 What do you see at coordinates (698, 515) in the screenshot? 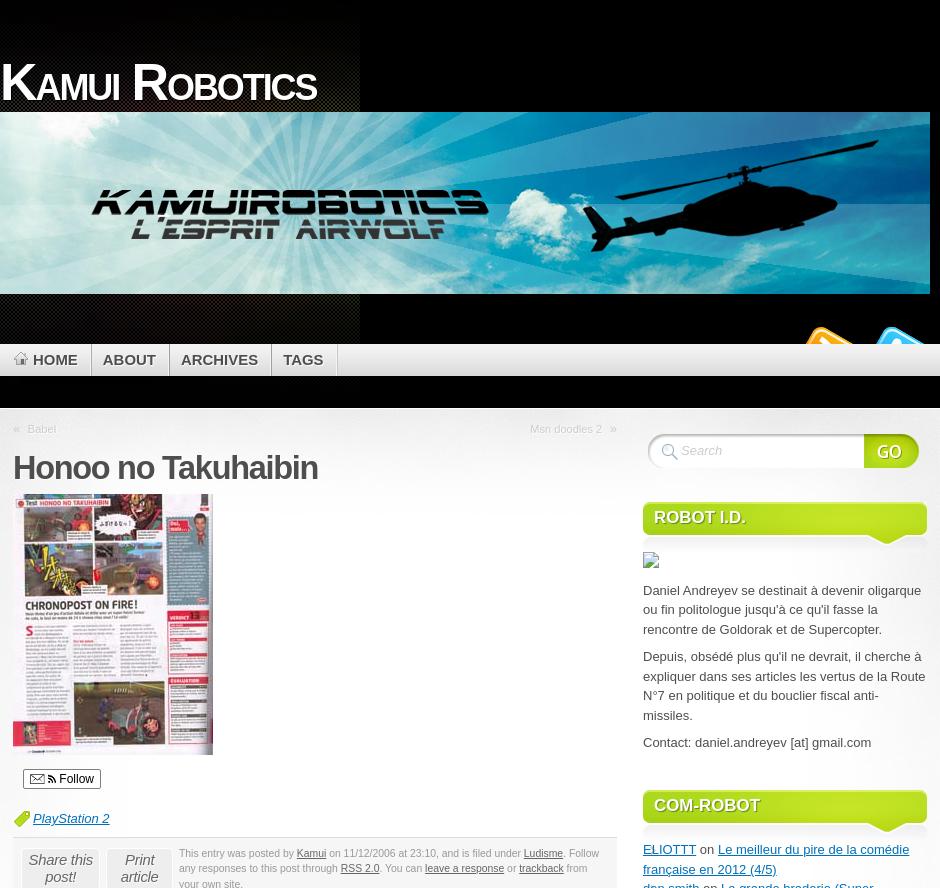
I see `'Robot i.d.'` at bounding box center [698, 515].